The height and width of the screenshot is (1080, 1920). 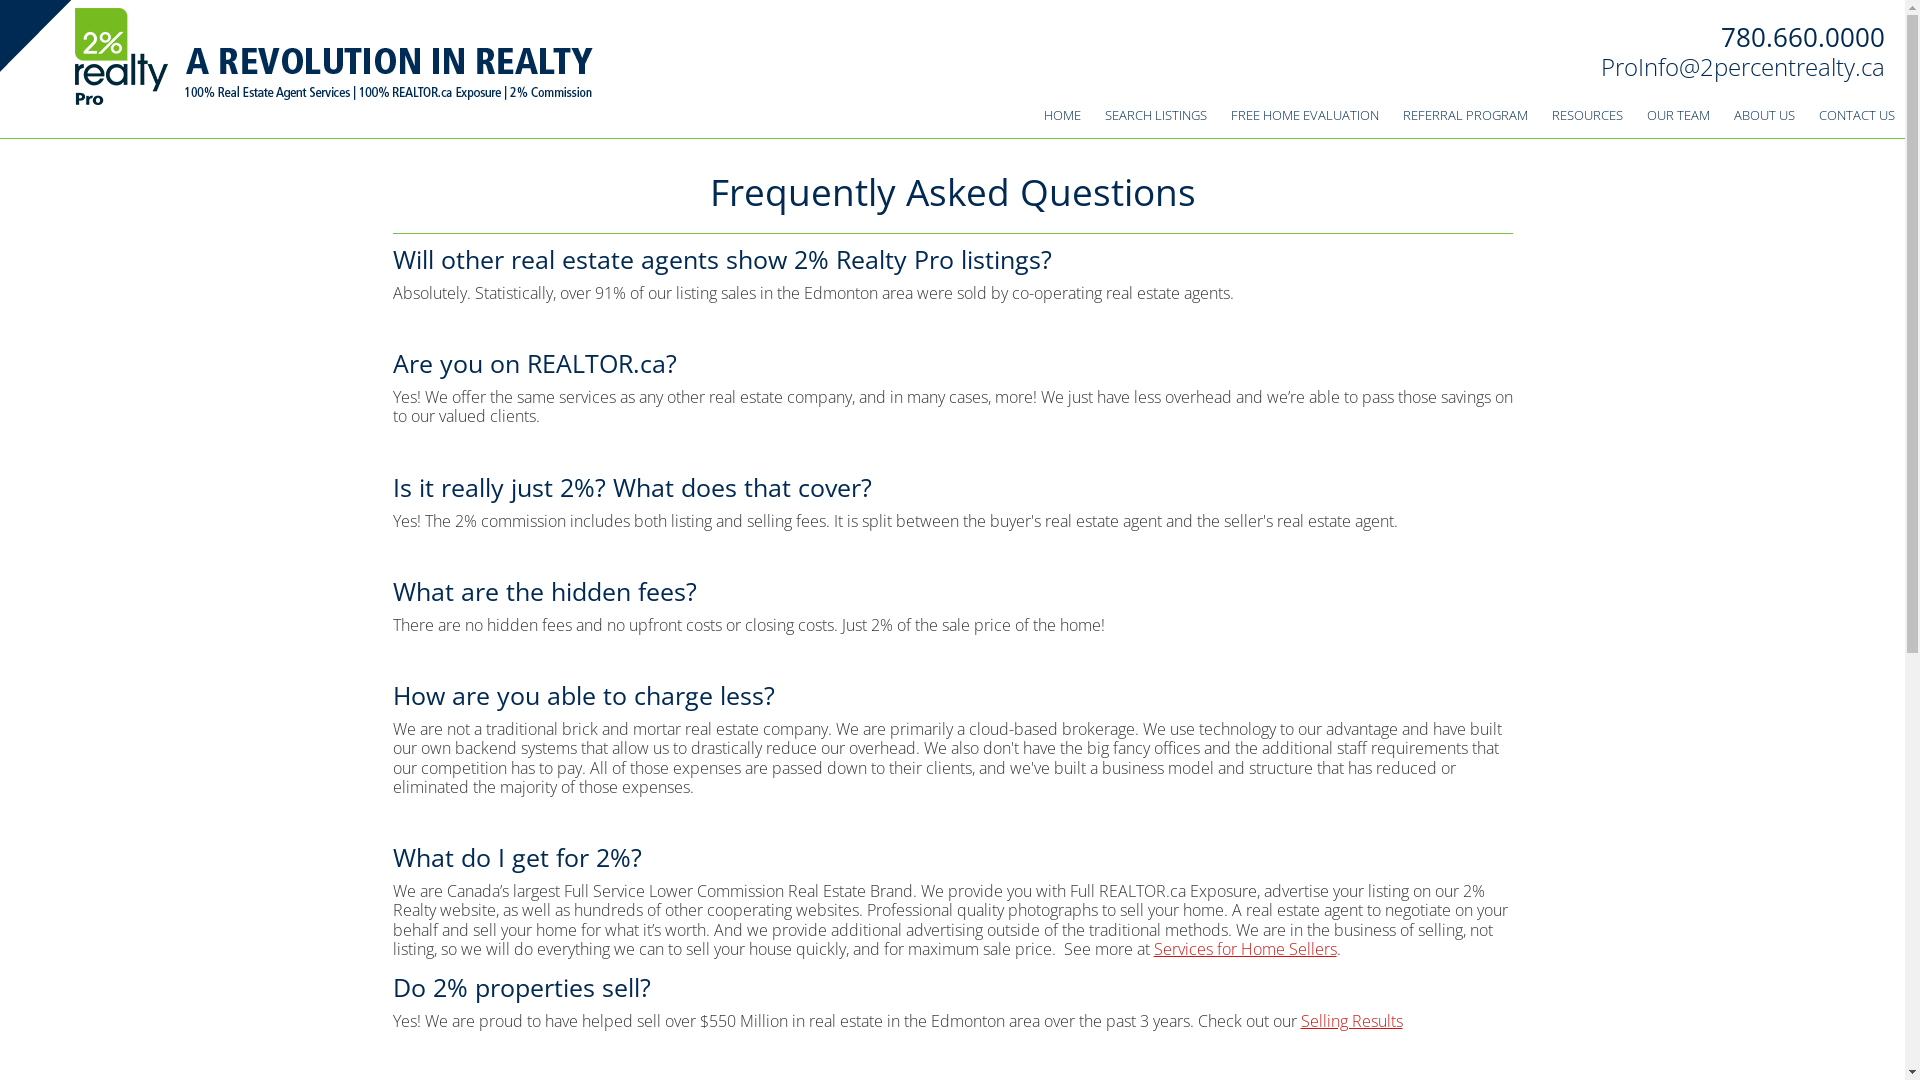 What do you see at coordinates (1764, 115) in the screenshot?
I see `'ABOUT US'` at bounding box center [1764, 115].